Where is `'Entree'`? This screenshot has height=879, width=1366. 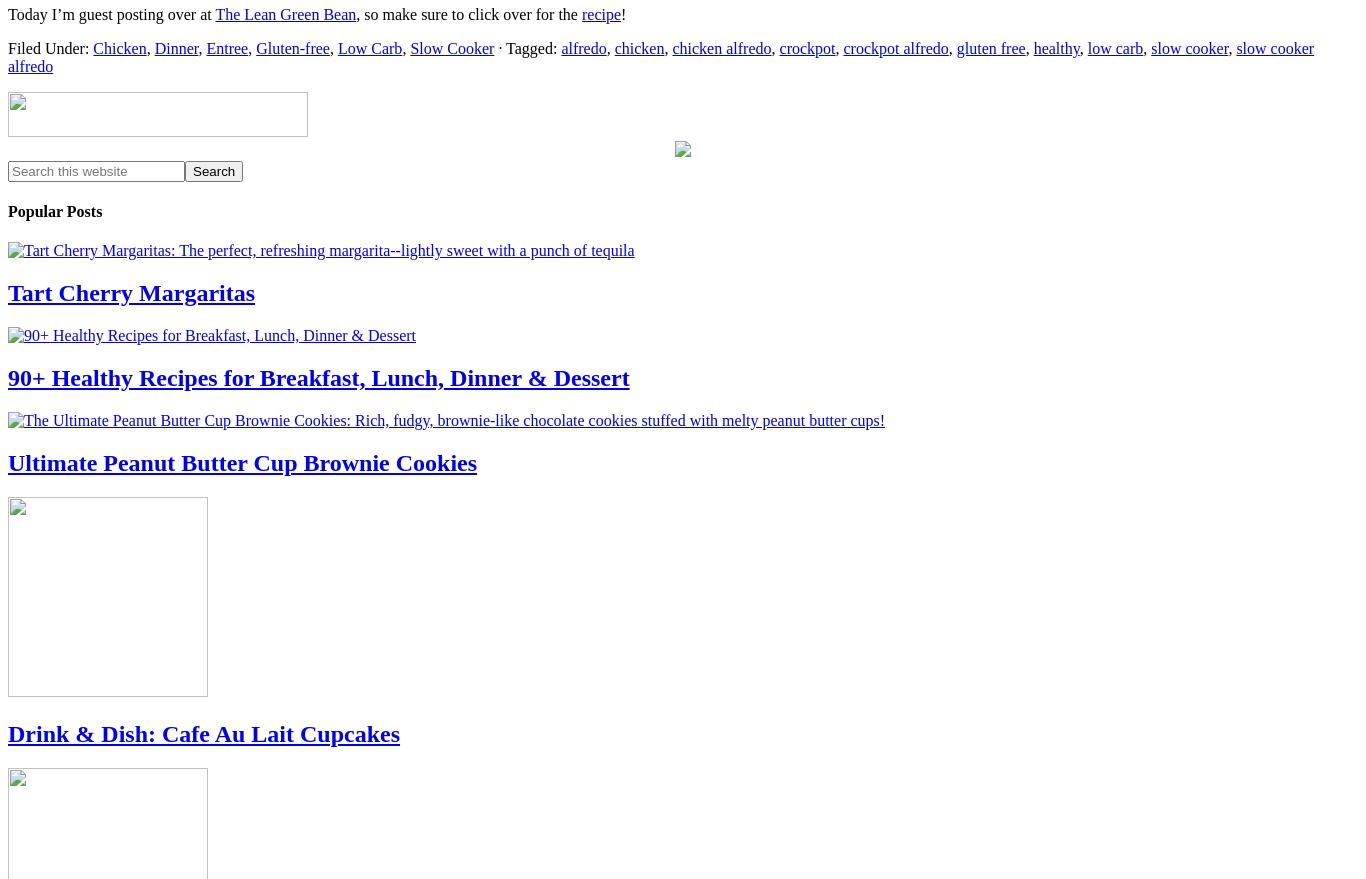
'Entree' is located at coordinates (226, 47).